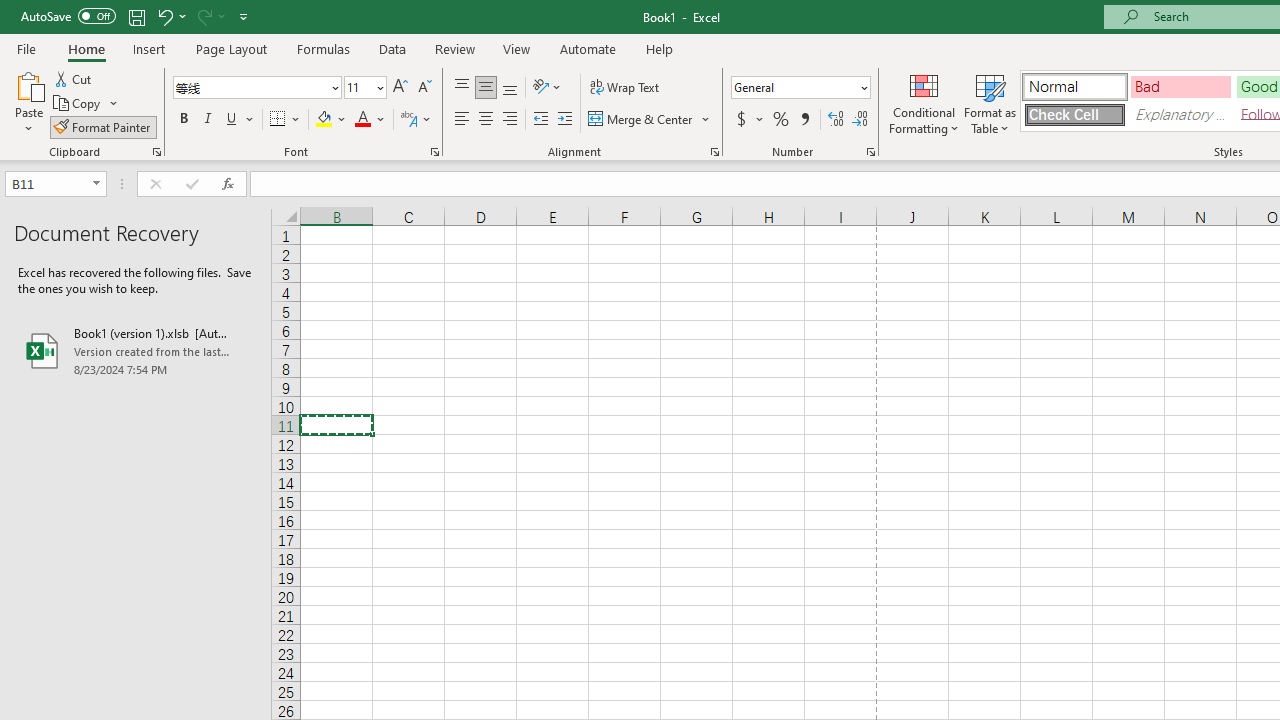 This screenshot has width=1280, height=720. What do you see at coordinates (423, 86) in the screenshot?
I see `'Decrease Font Size'` at bounding box center [423, 86].